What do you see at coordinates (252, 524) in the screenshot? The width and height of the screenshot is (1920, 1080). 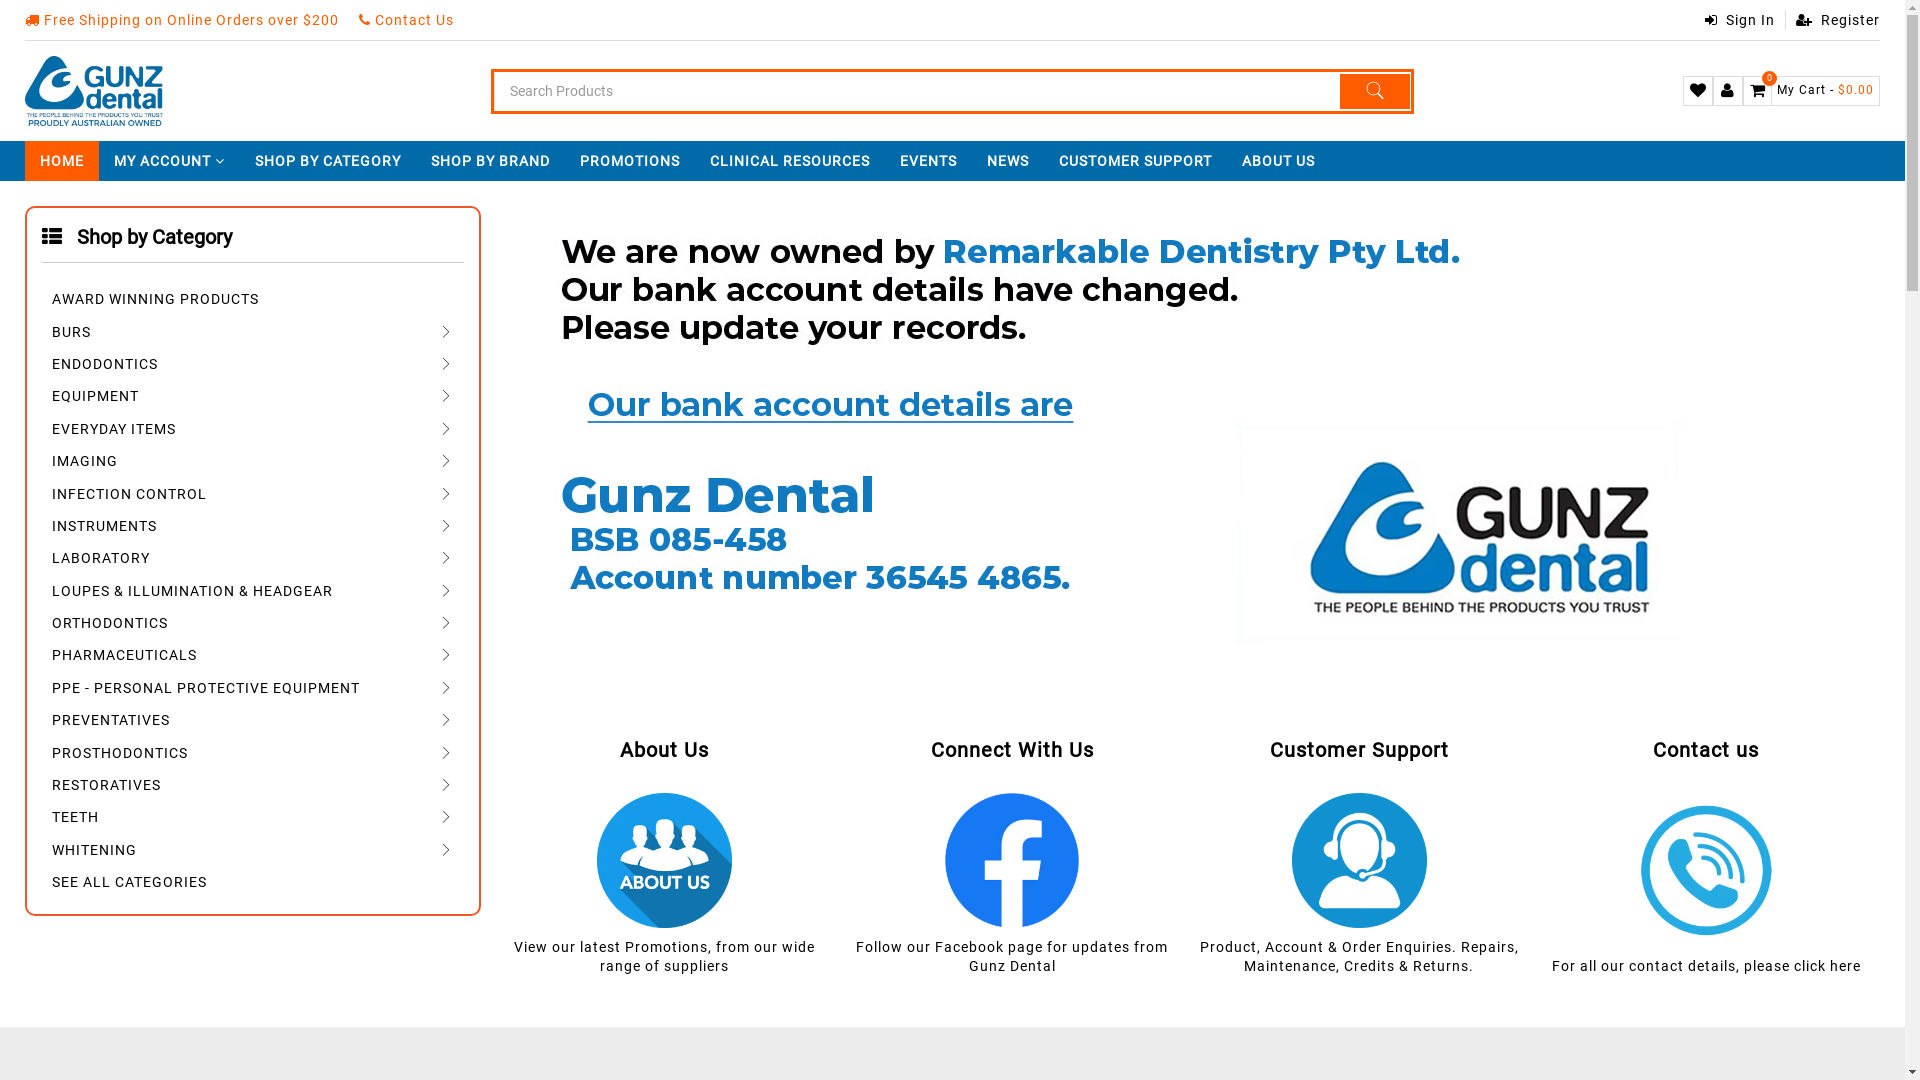 I see `'INSTRUMENTS'` at bounding box center [252, 524].